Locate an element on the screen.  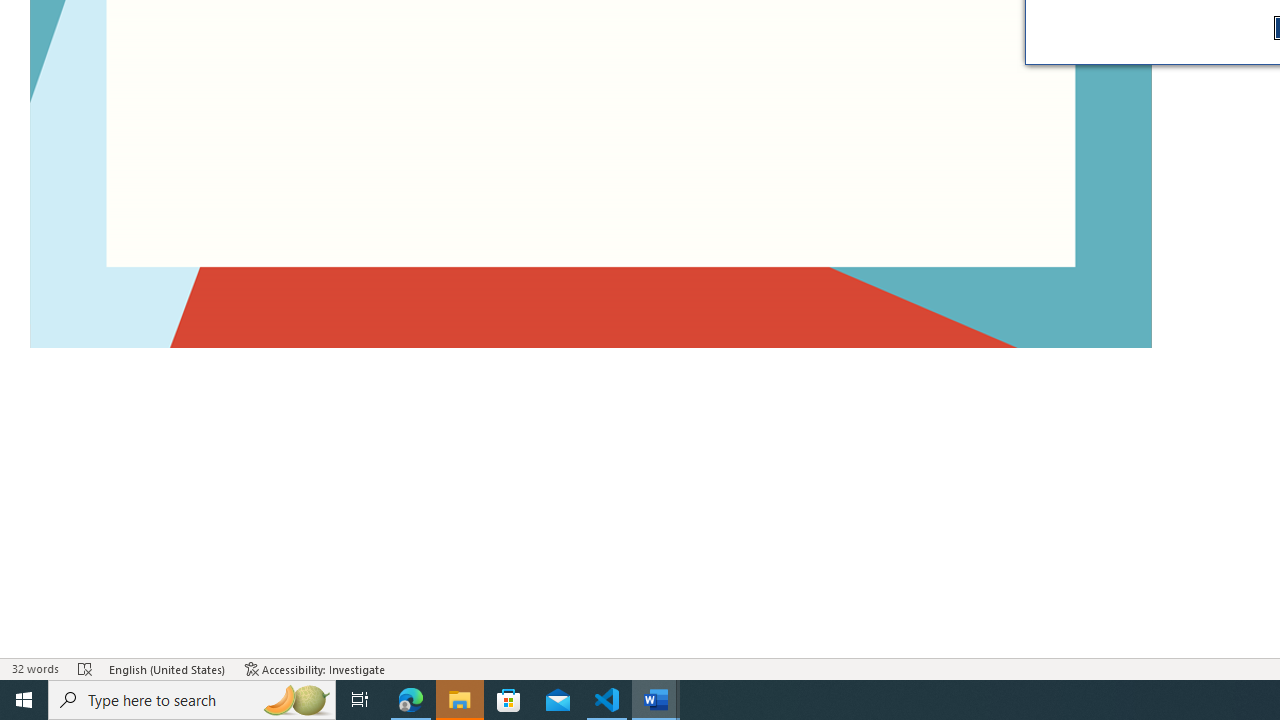
'Start' is located at coordinates (24, 698).